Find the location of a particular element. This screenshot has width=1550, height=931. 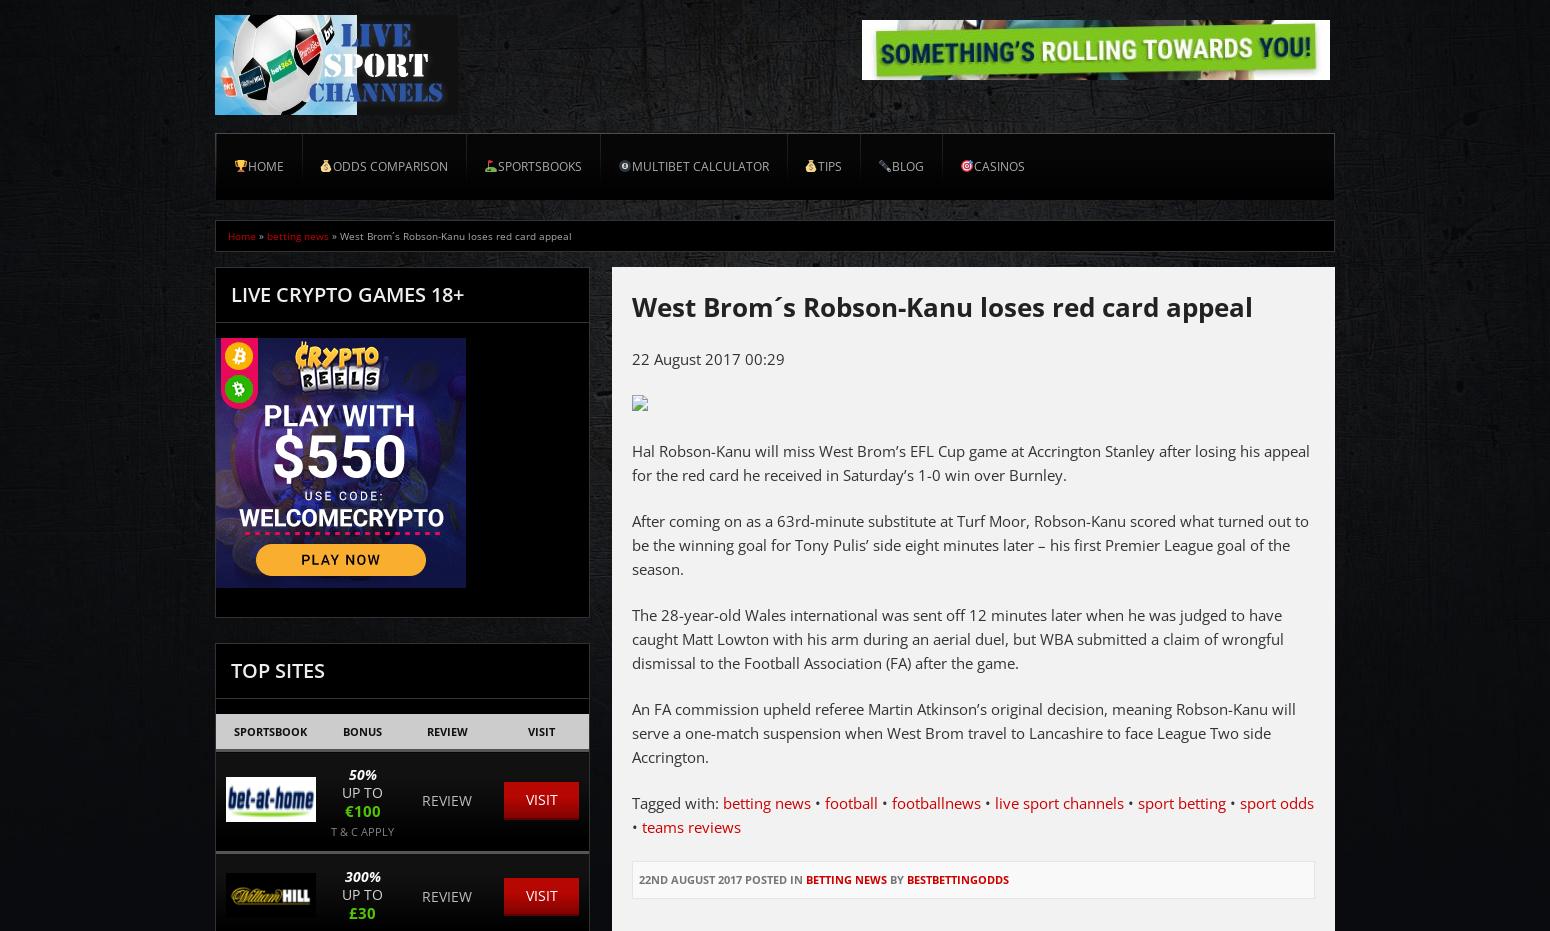

'sport betting' is located at coordinates (1137, 800).